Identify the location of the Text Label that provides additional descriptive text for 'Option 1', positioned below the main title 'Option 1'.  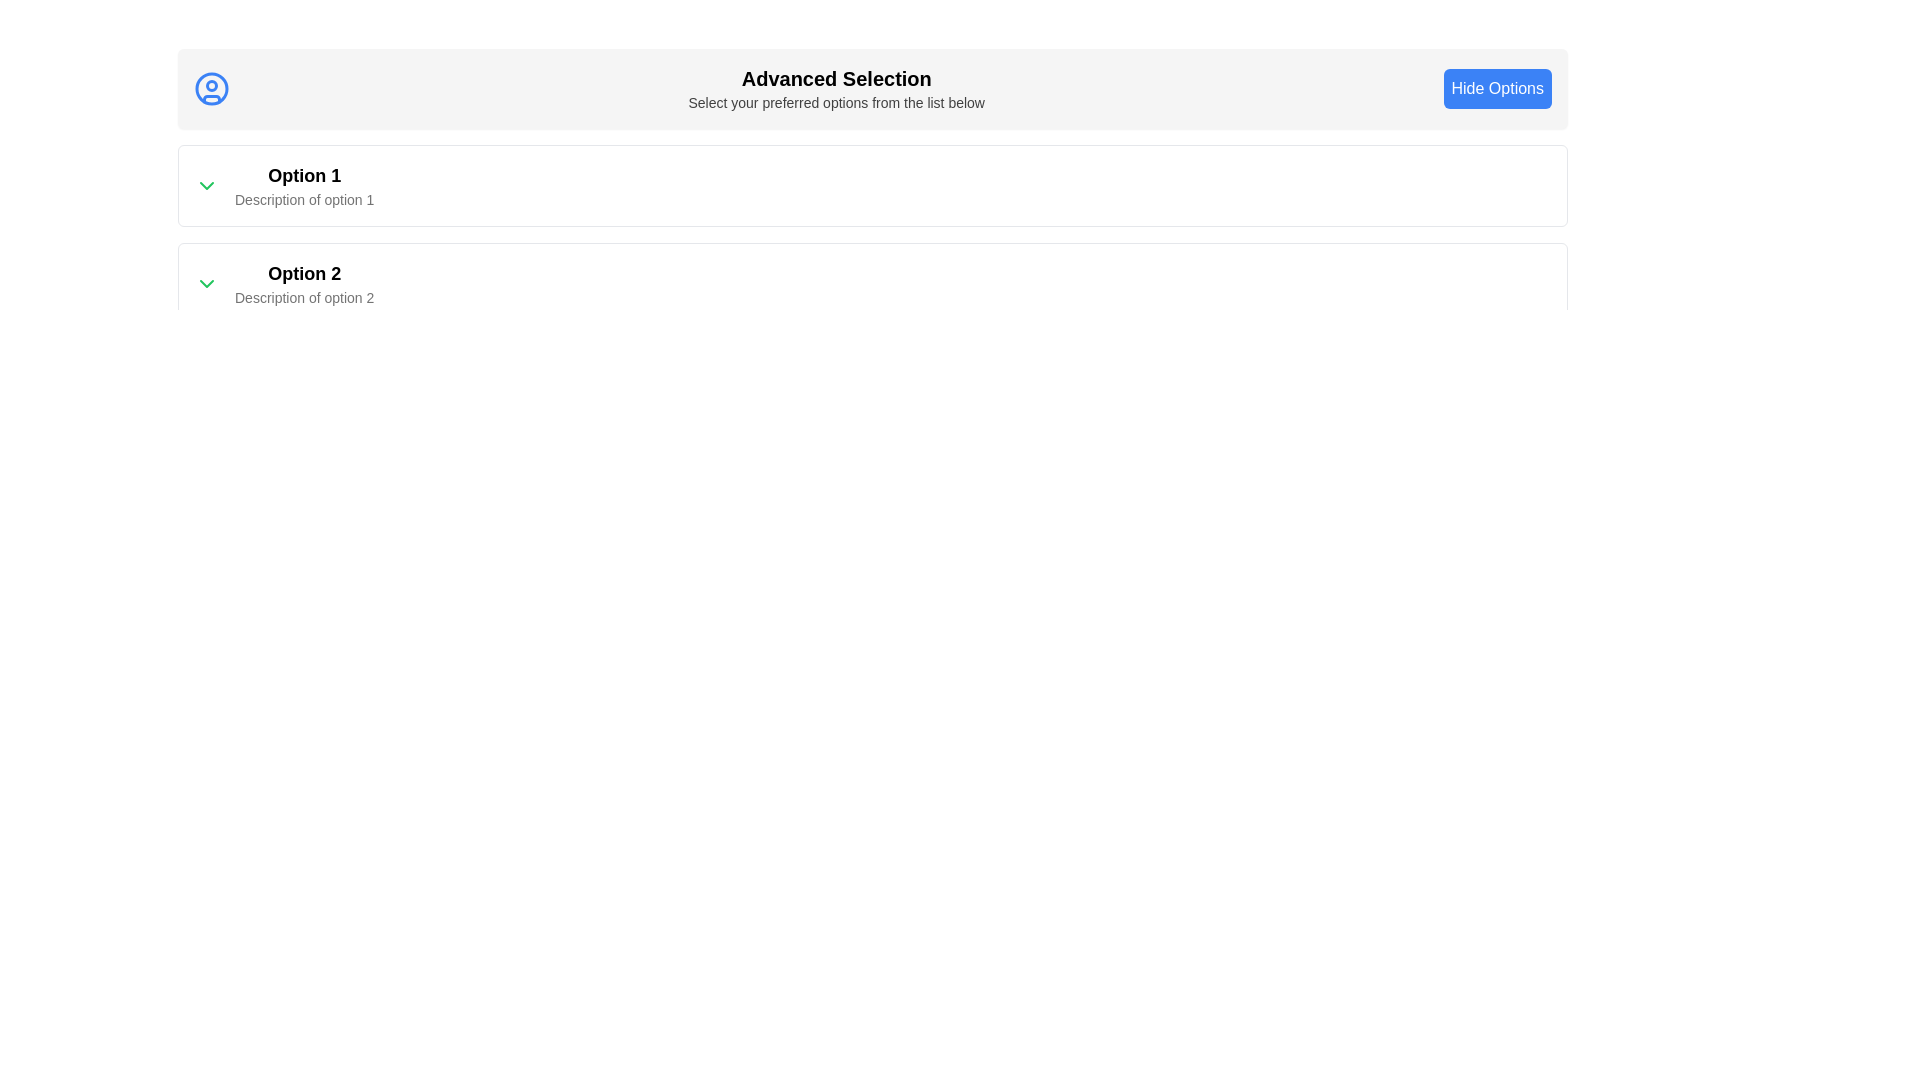
(303, 200).